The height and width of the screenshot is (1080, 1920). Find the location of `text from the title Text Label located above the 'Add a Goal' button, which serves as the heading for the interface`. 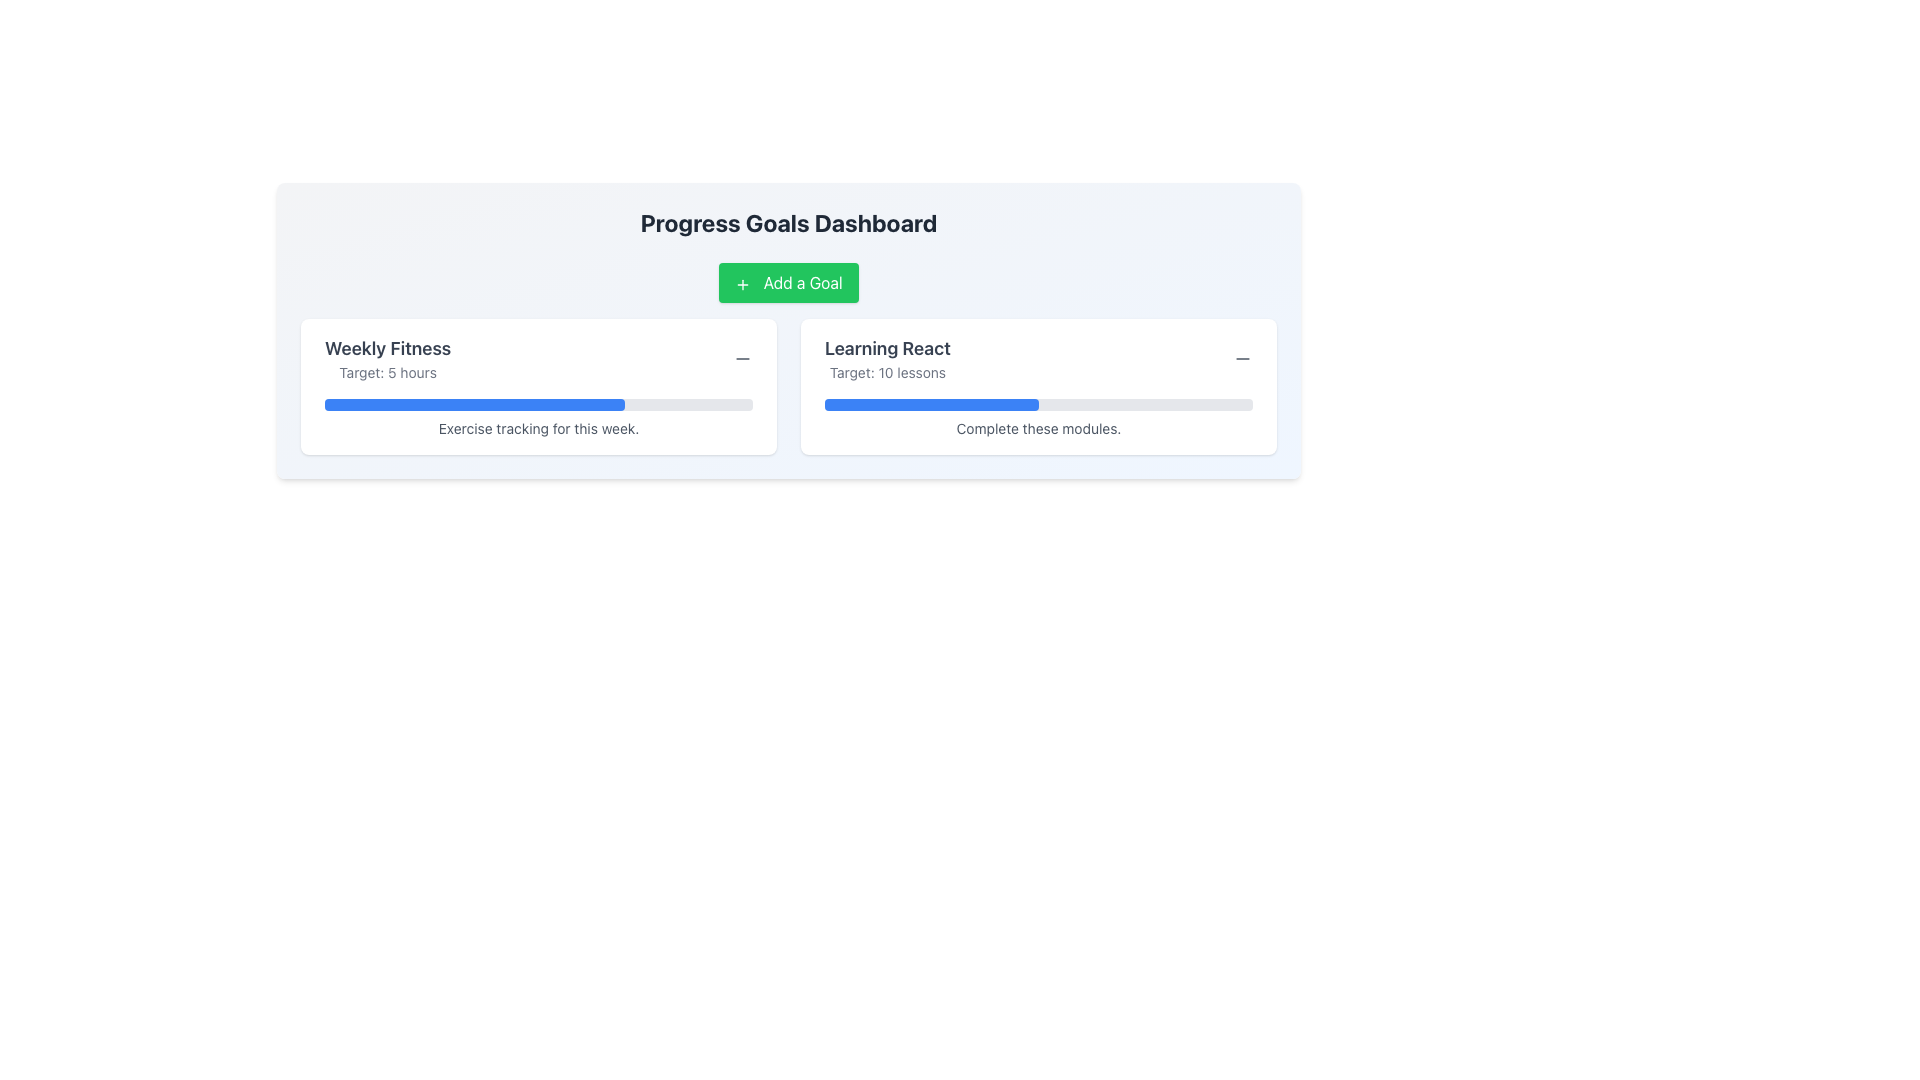

text from the title Text Label located above the 'Add a Goal' button, which serves as the heading for the interface is located at coordinates (787, 223).